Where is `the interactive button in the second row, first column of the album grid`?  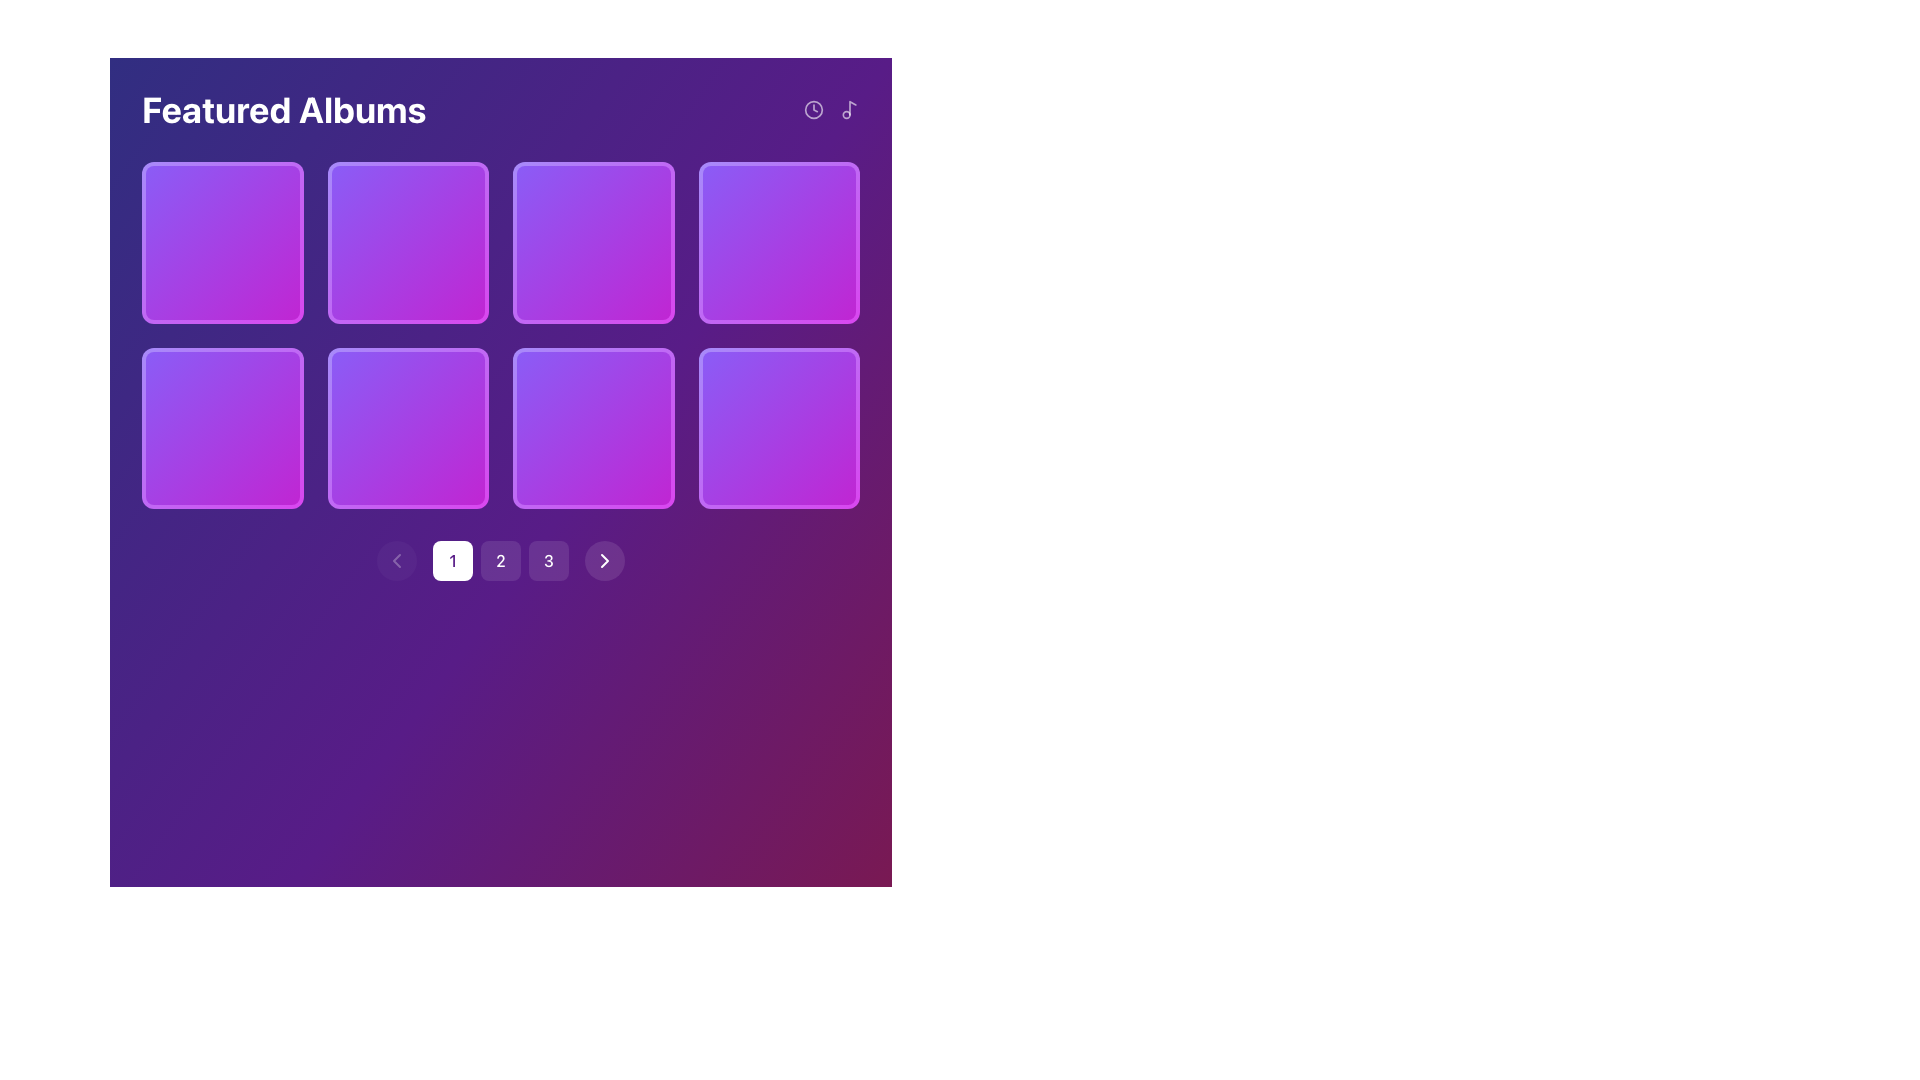
the interactive button in the second row, first column of the album grid is located at coordinates (407, 427).